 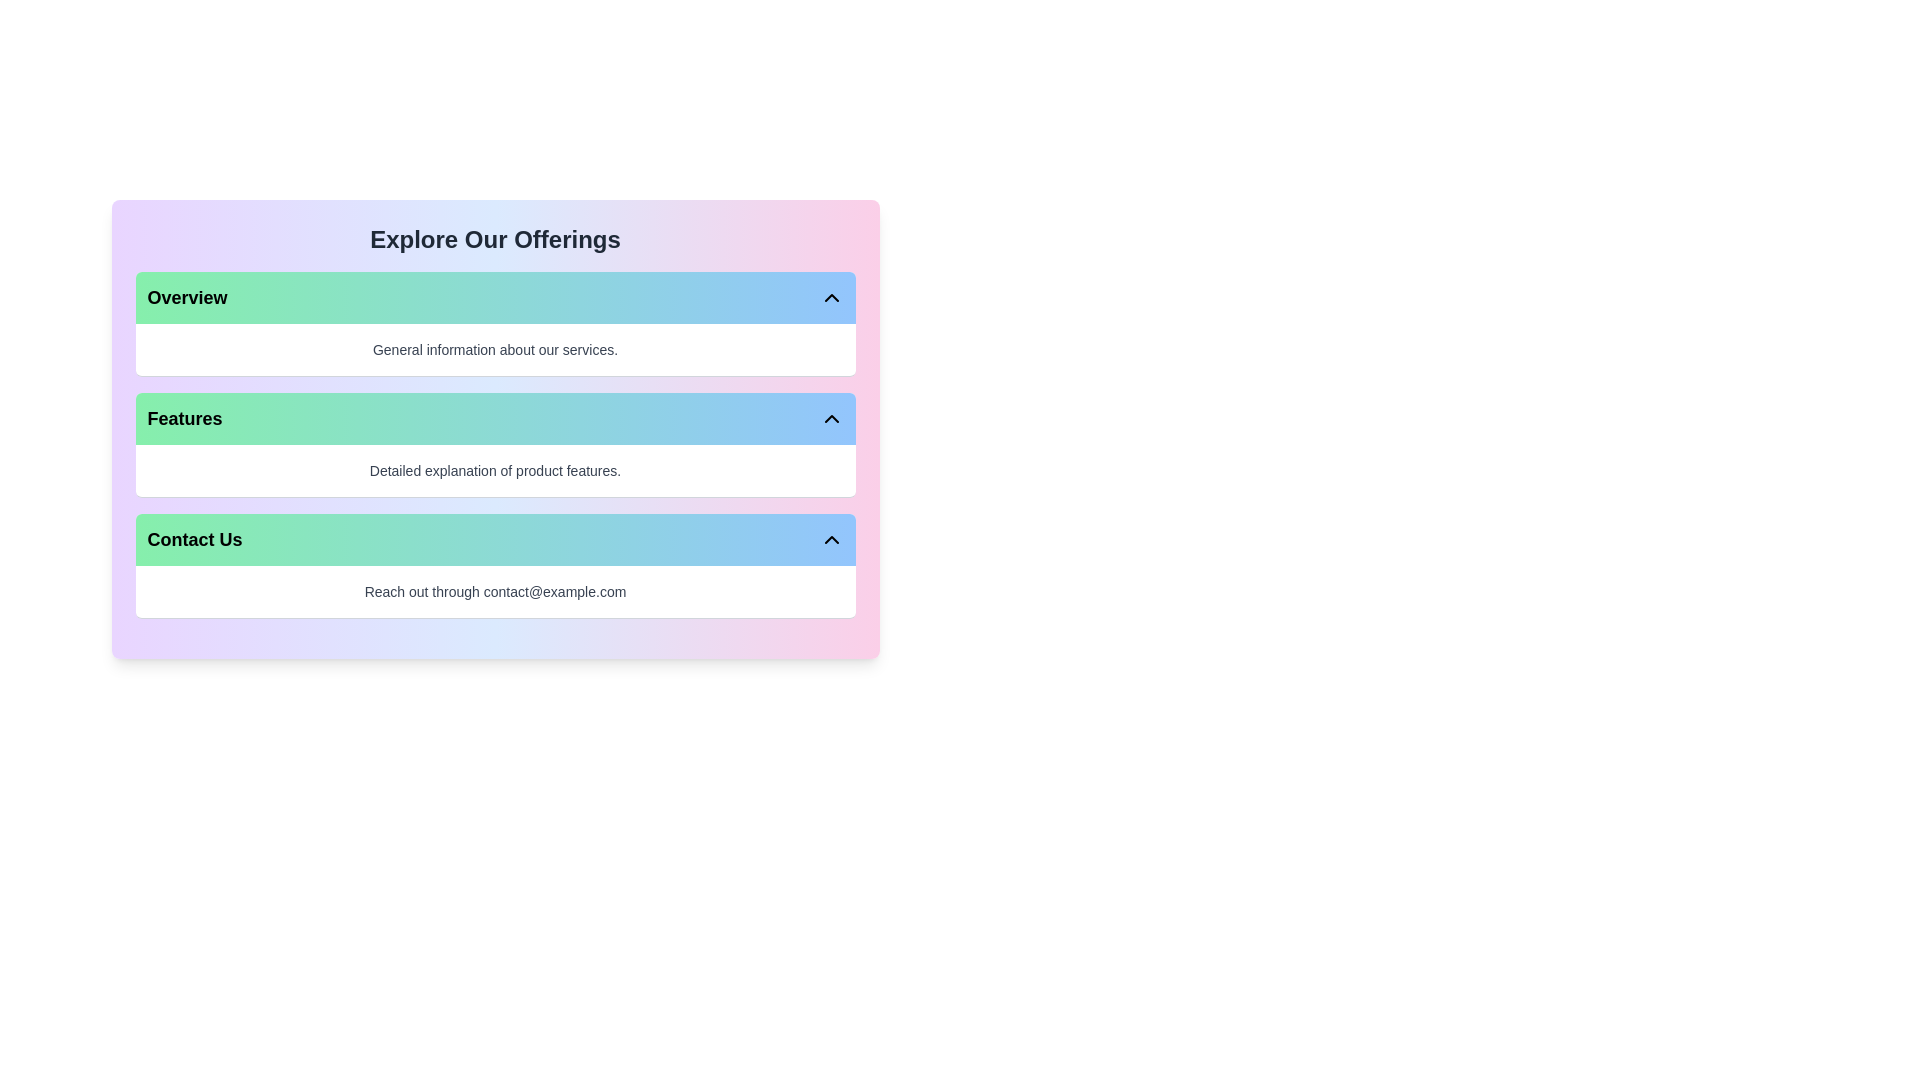 What do you see at coordinates (495, 428) in the screenshot?
I see `the Informative section, which is a centrally positioned box with rounded corners and a gradient background transitioning from purple to pink, situated between the 'Overview' and 'Contact Us' sections` at bounding box center [495, 428].